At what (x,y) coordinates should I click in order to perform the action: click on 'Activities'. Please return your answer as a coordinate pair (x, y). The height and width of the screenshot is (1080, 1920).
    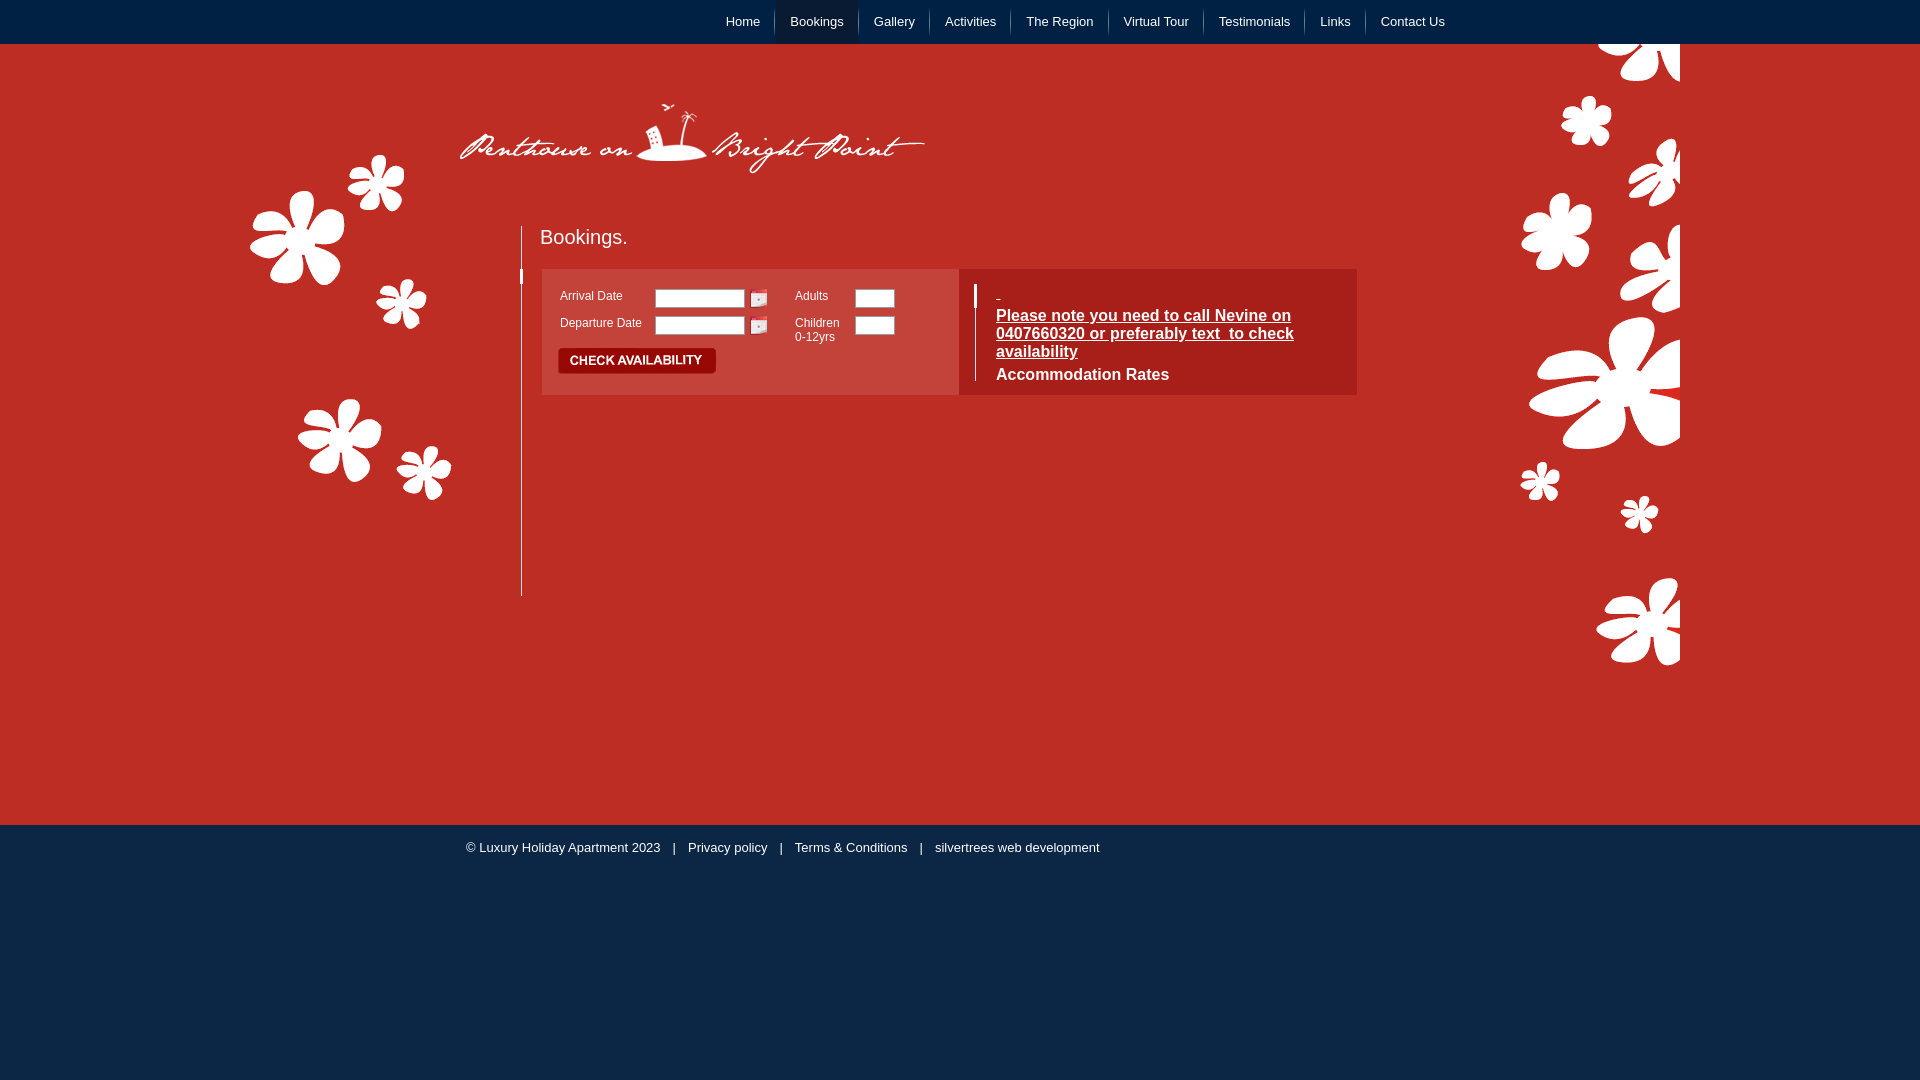
    Looking at the image, I should click on (970, 22).